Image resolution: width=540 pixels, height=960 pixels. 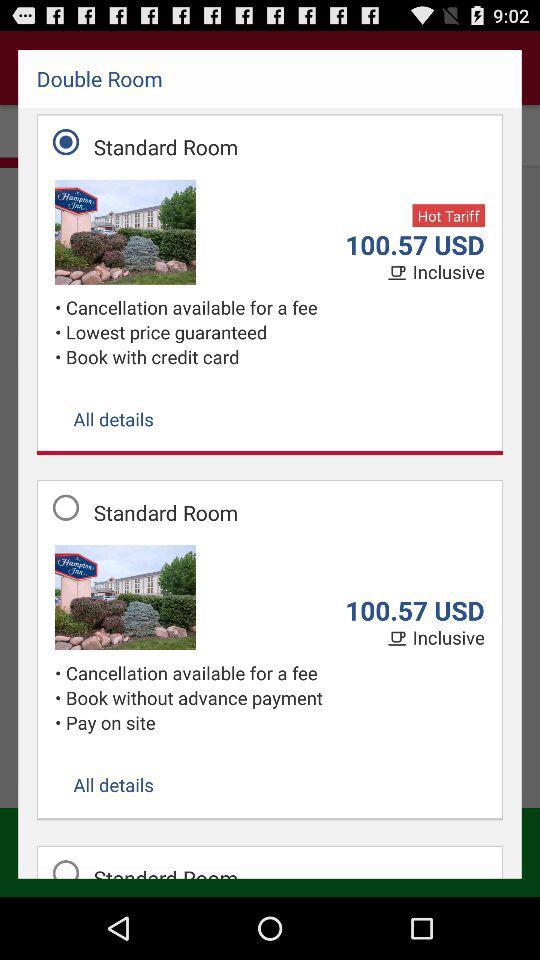 What do you see at coordinates (399, 272) in the screenshot?
I see `the item next to the inclusive icon` at bounding box center [399, 272].